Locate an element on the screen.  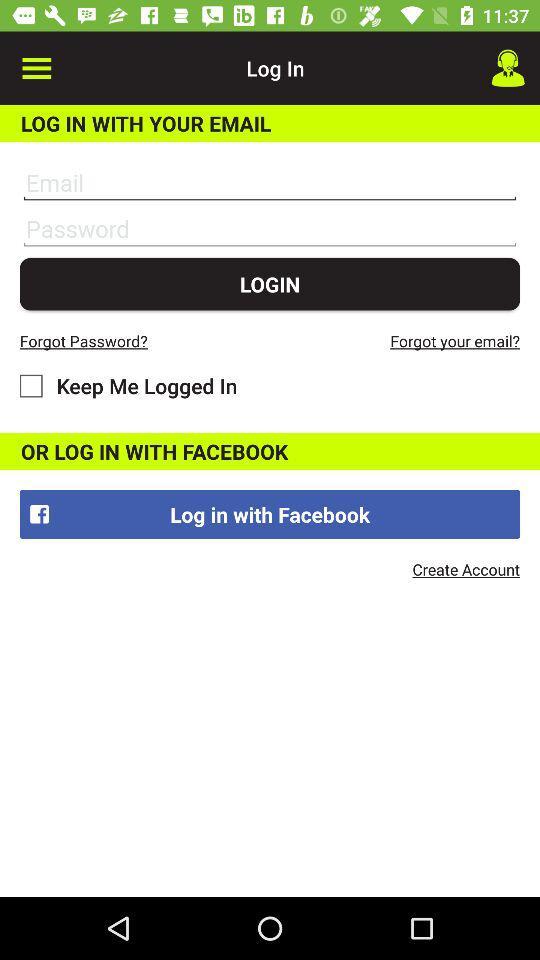
item at the top left corner is located at coordinates (36, 68).